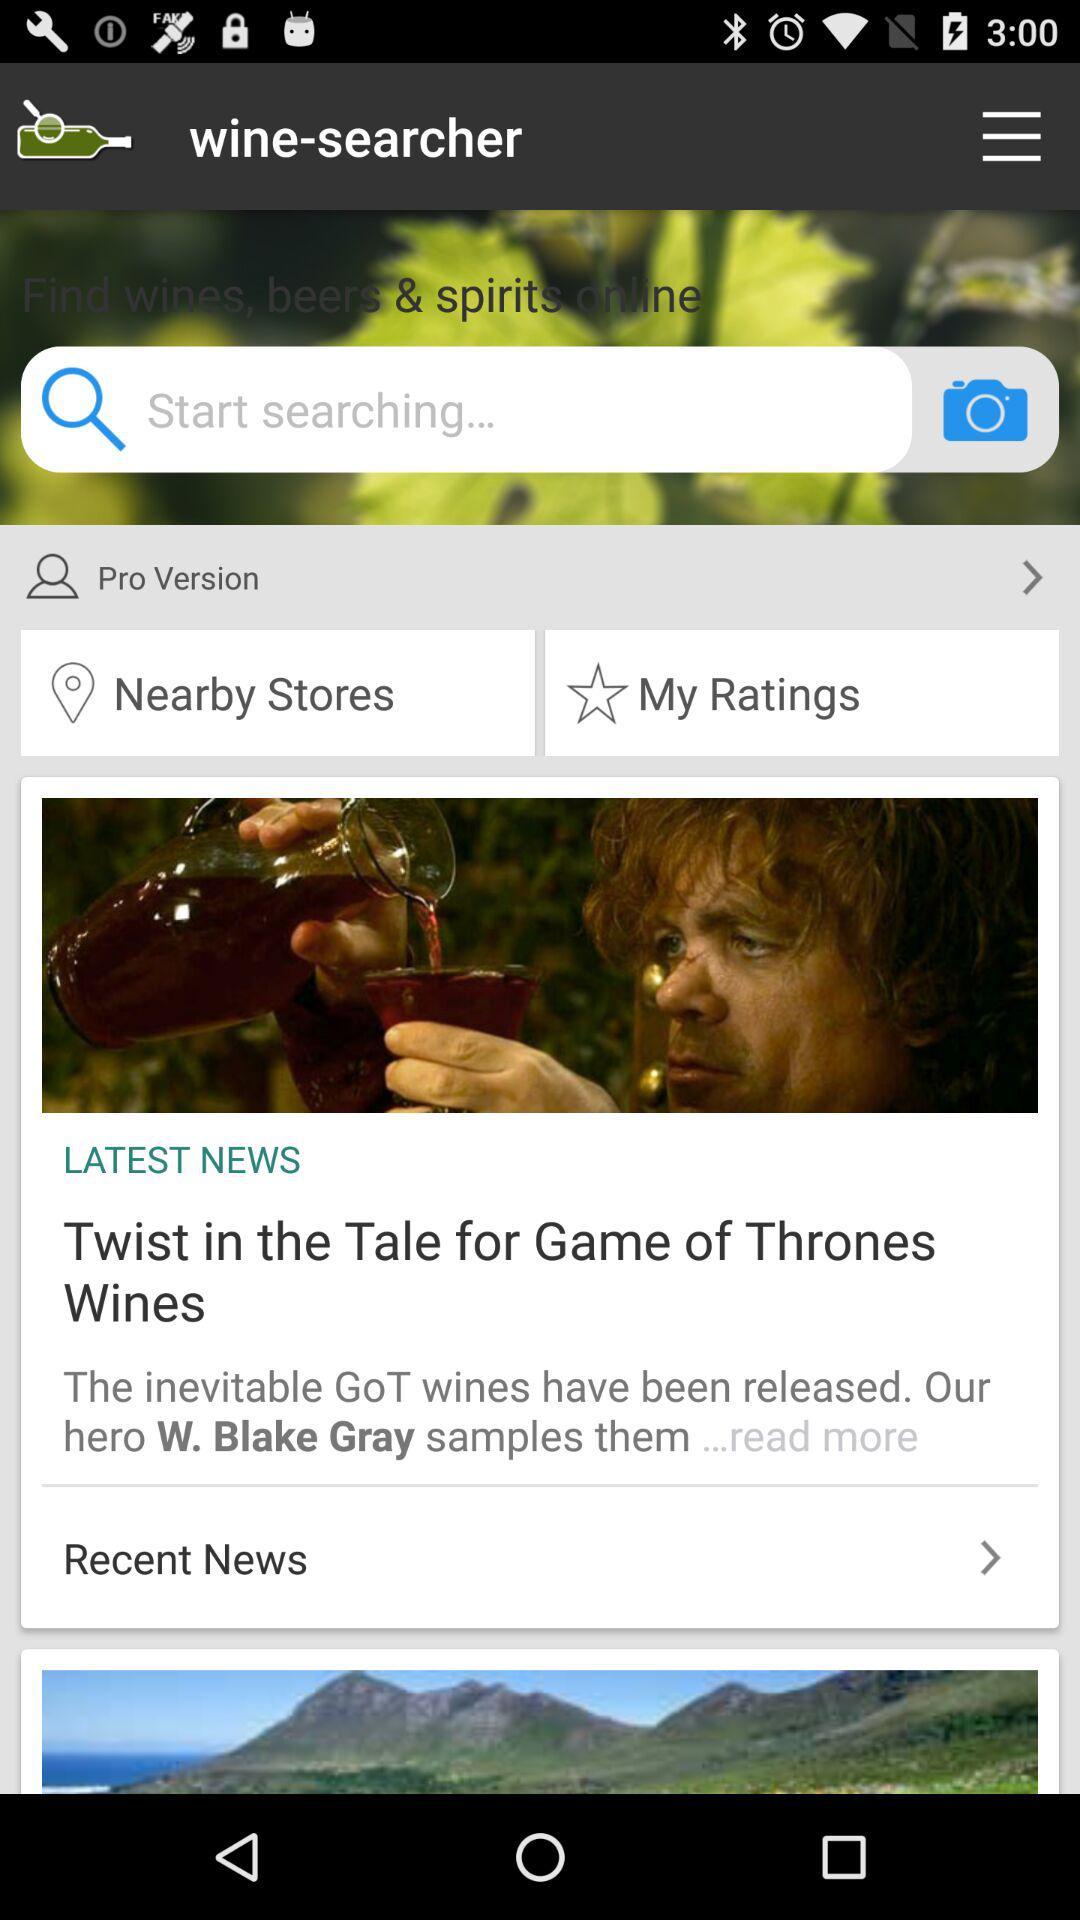 The image size is (1080, 1920). I want to click on icon next to wine-searcher item, so click(1017, 135).